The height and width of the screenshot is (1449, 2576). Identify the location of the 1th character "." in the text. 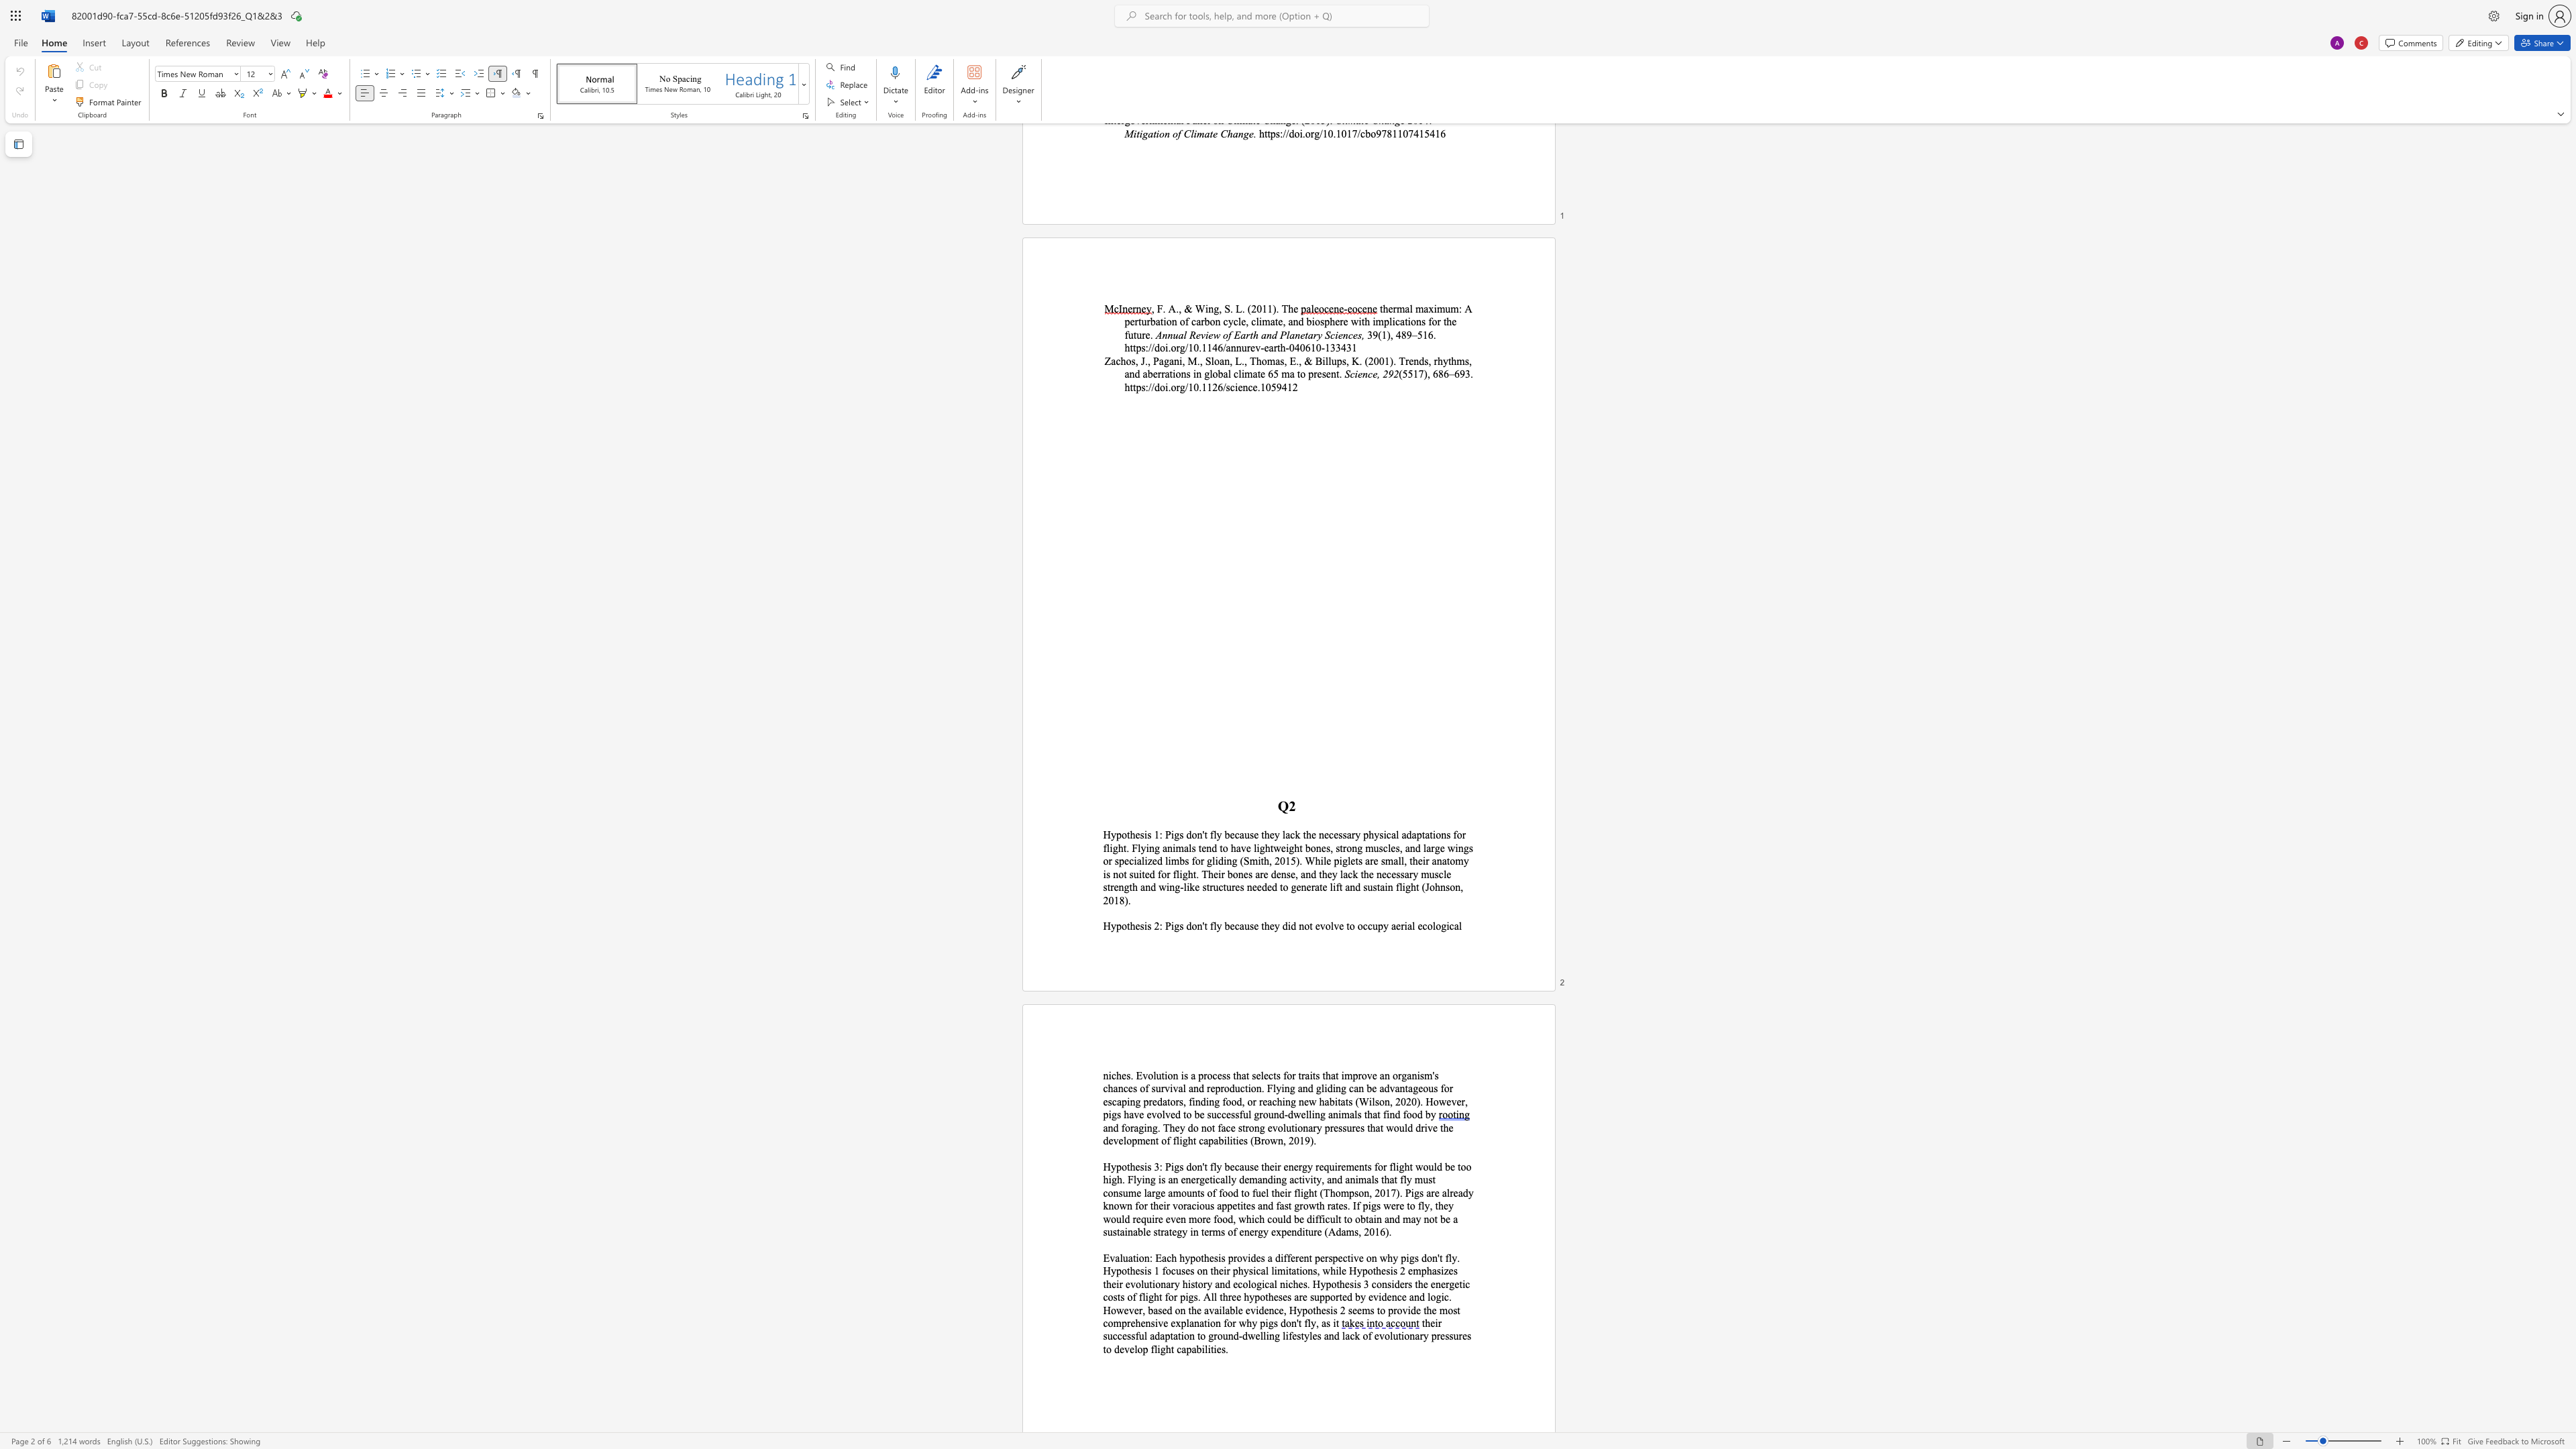
(1130, 1075).